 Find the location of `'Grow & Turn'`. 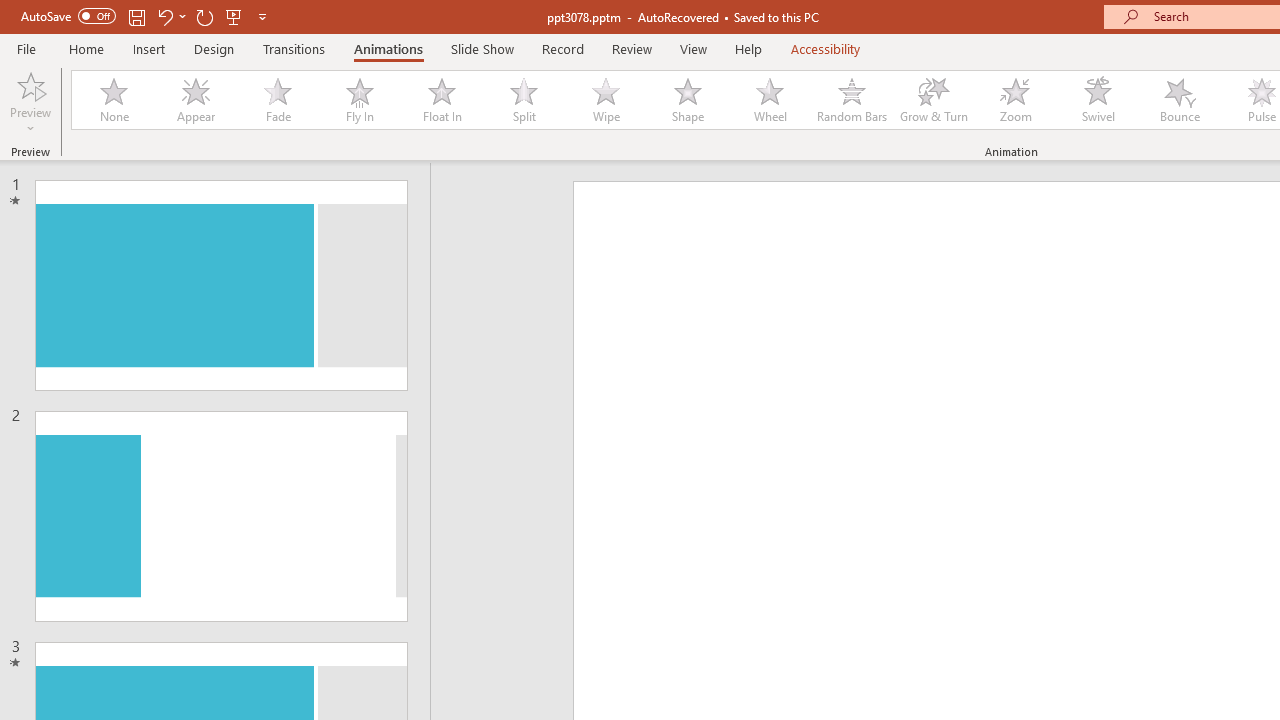

'Grow & Turn' is located at coordinates (933, 100).